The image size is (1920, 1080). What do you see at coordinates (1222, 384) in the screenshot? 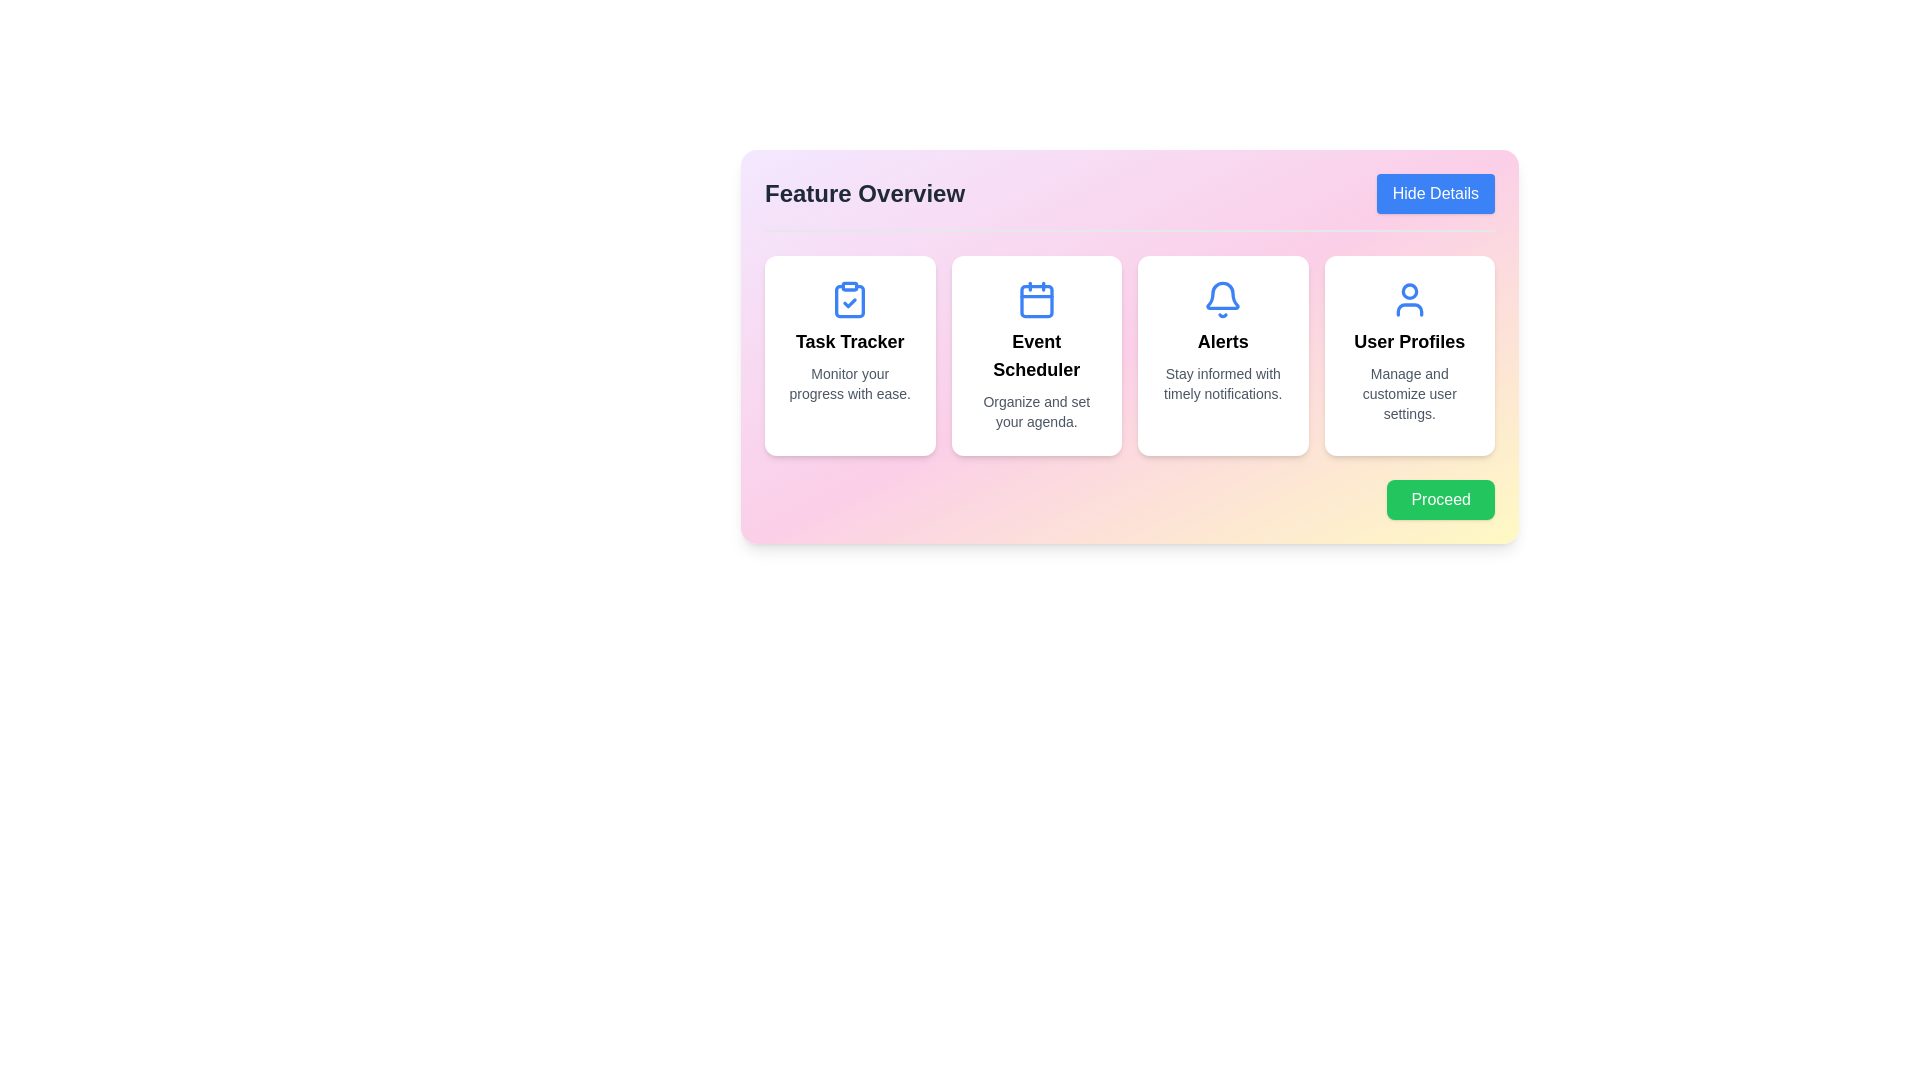
I see `the descriptive text label located beneath the title and bell icon in the 'Alerts' feature card, which is the third card from the left in a row of four feature cards` at bounding box center [1222, 384].